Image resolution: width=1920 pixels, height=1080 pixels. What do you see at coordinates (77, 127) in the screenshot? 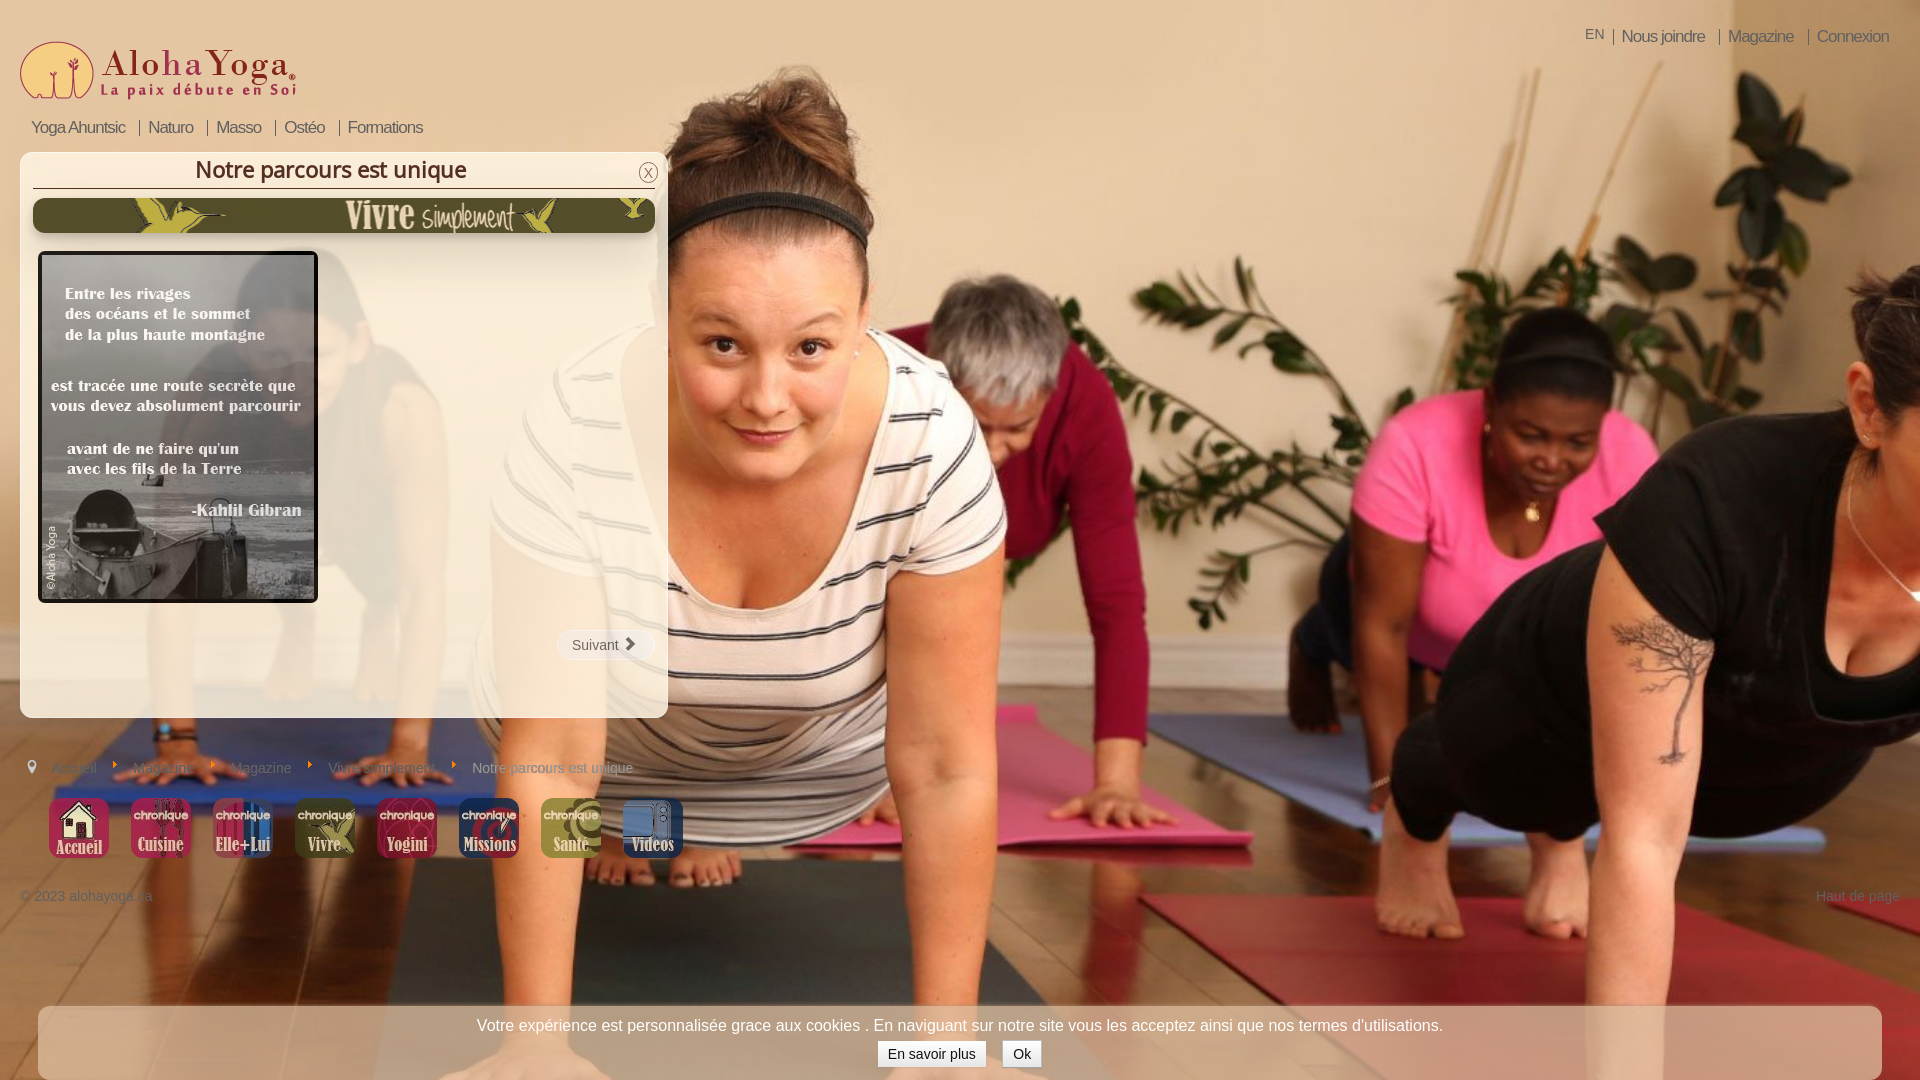
I see `'Yoga Ahuntsic'` at bounding box center [77, 127].